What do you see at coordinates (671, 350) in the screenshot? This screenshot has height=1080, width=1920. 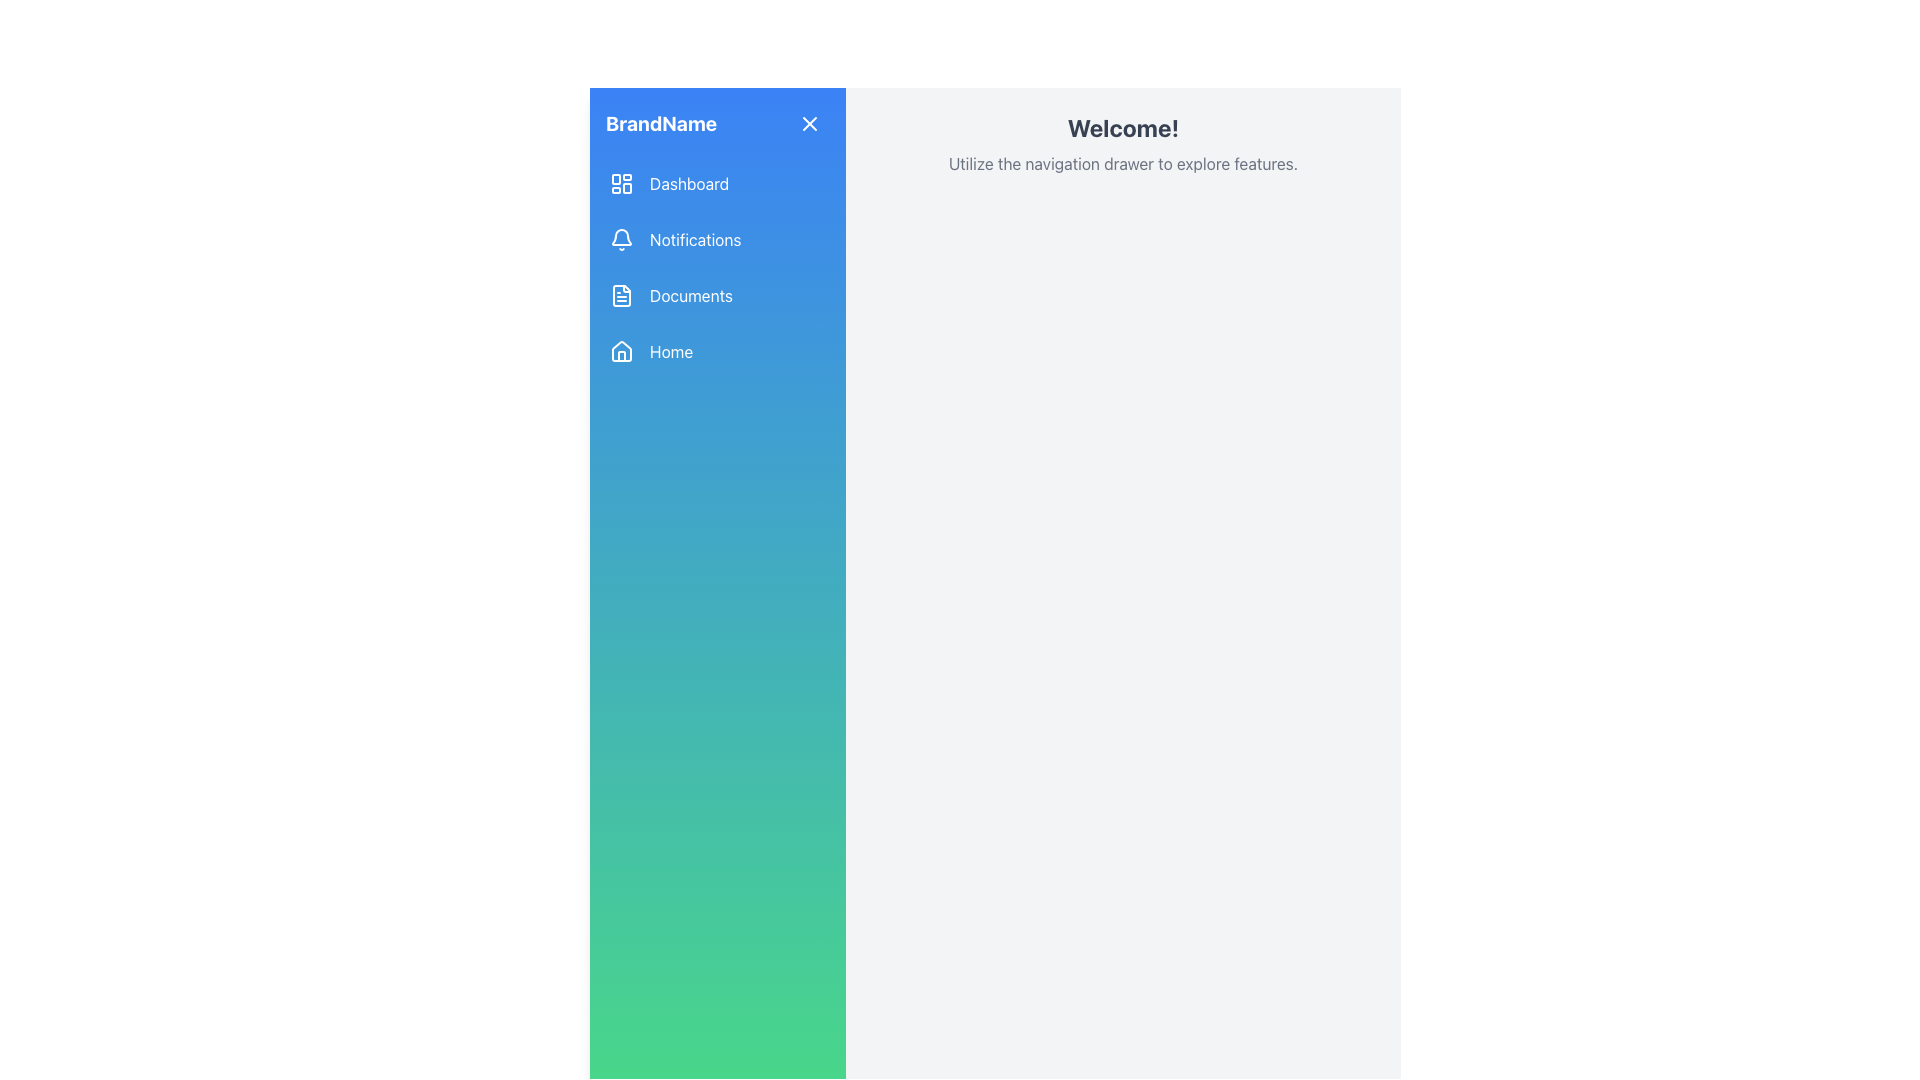 I see `the 'Home' static text label in the navigation menu, which is styled in white on a blue gradient background and is the fourth item in the list` at bounding box center [671, 350].